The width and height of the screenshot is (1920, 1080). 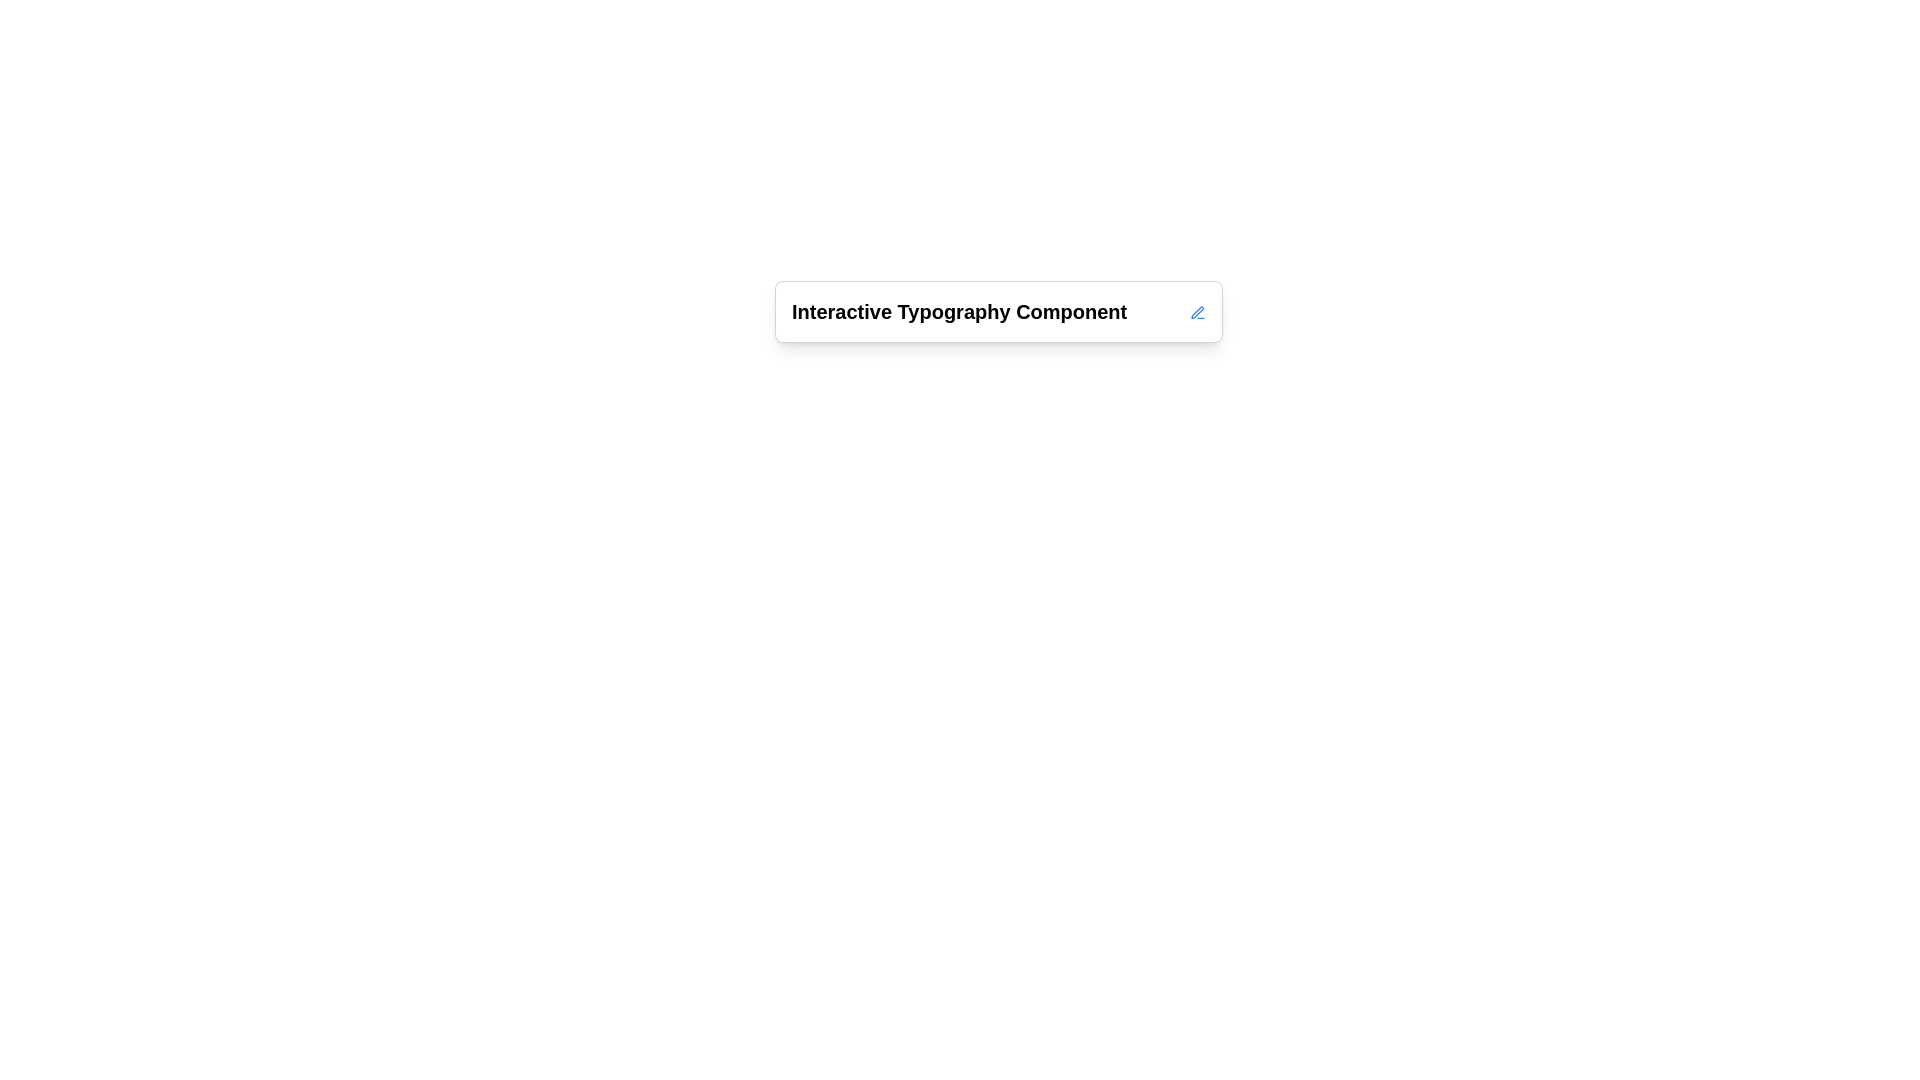 I want to click on the pen tool icon button adjacent to the 'Interactive Typography Component' text label, so click(x=1198, y=312).